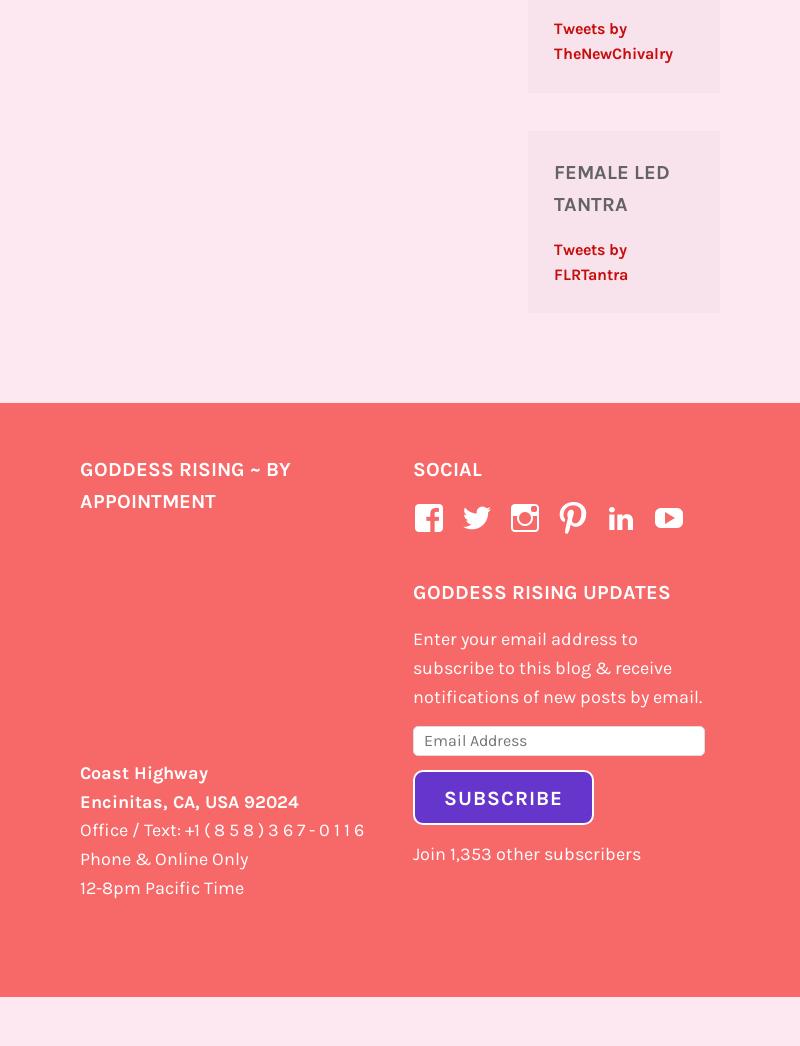  What do you see at coordinates (525, 852) in the screenshot?
I see `'Join 1,353 other subscribers'` at bounding box center [525, 852].